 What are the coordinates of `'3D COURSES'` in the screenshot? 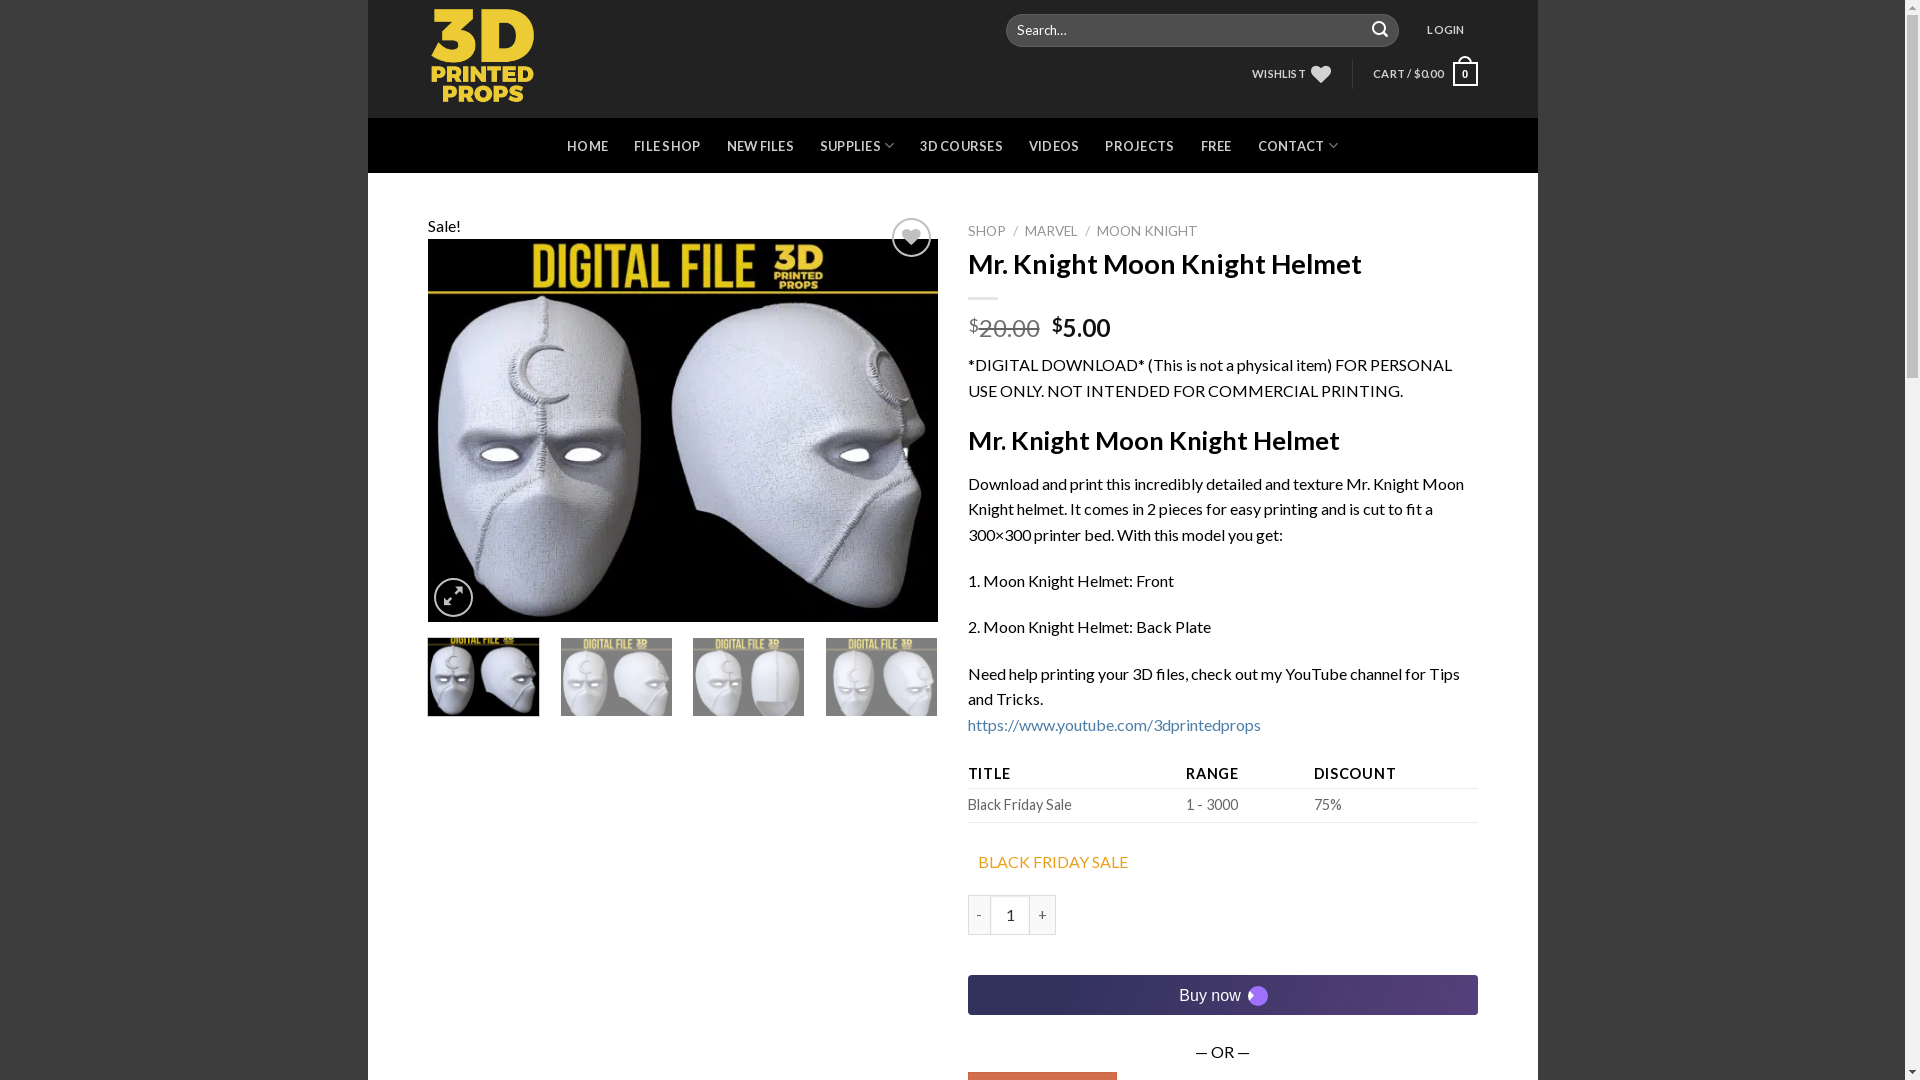 It's located at (961, 145).